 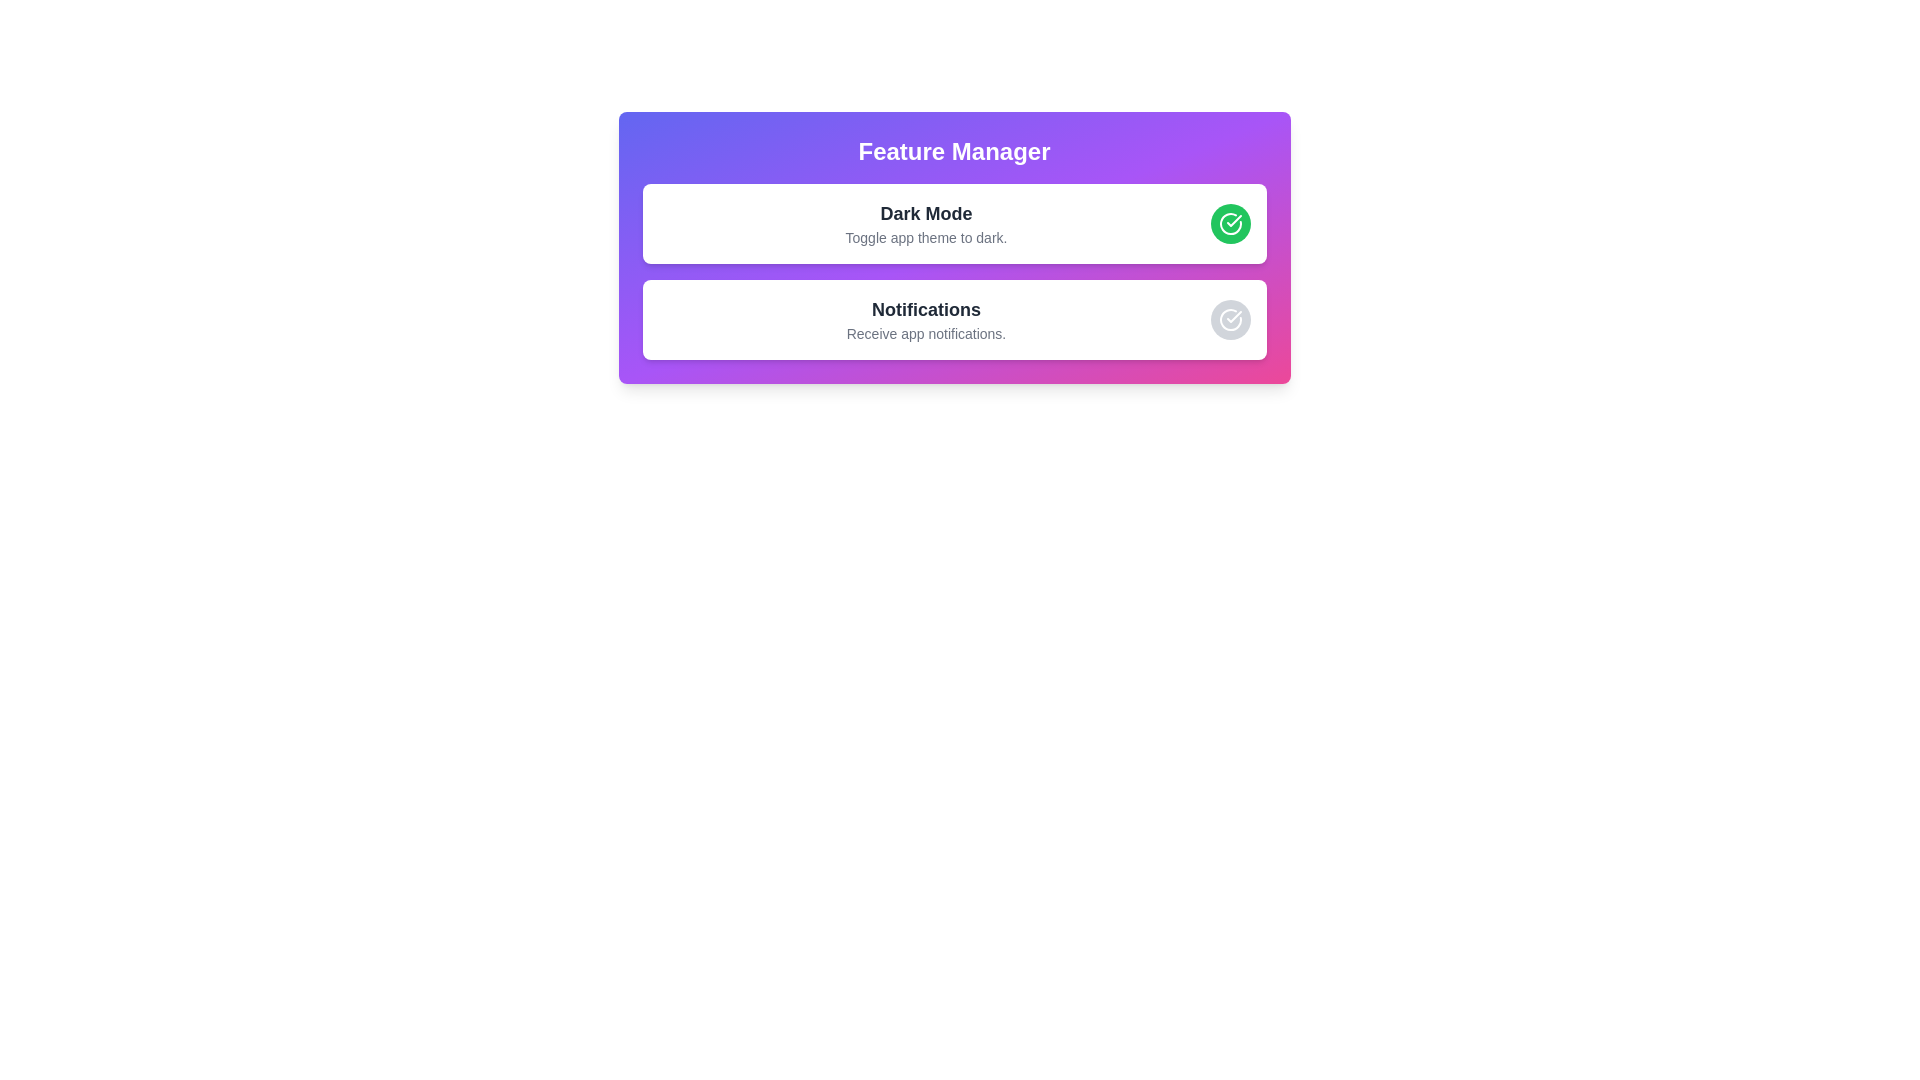 What do you see at coordinates (1229, 223) in the screenshot?
I see `the circular green icon with a white check mark that indicates the confirmation of the 'Dark Mode' feature, located to the right of the 'Dark Mode' text` at bounding box center [1229, 223].